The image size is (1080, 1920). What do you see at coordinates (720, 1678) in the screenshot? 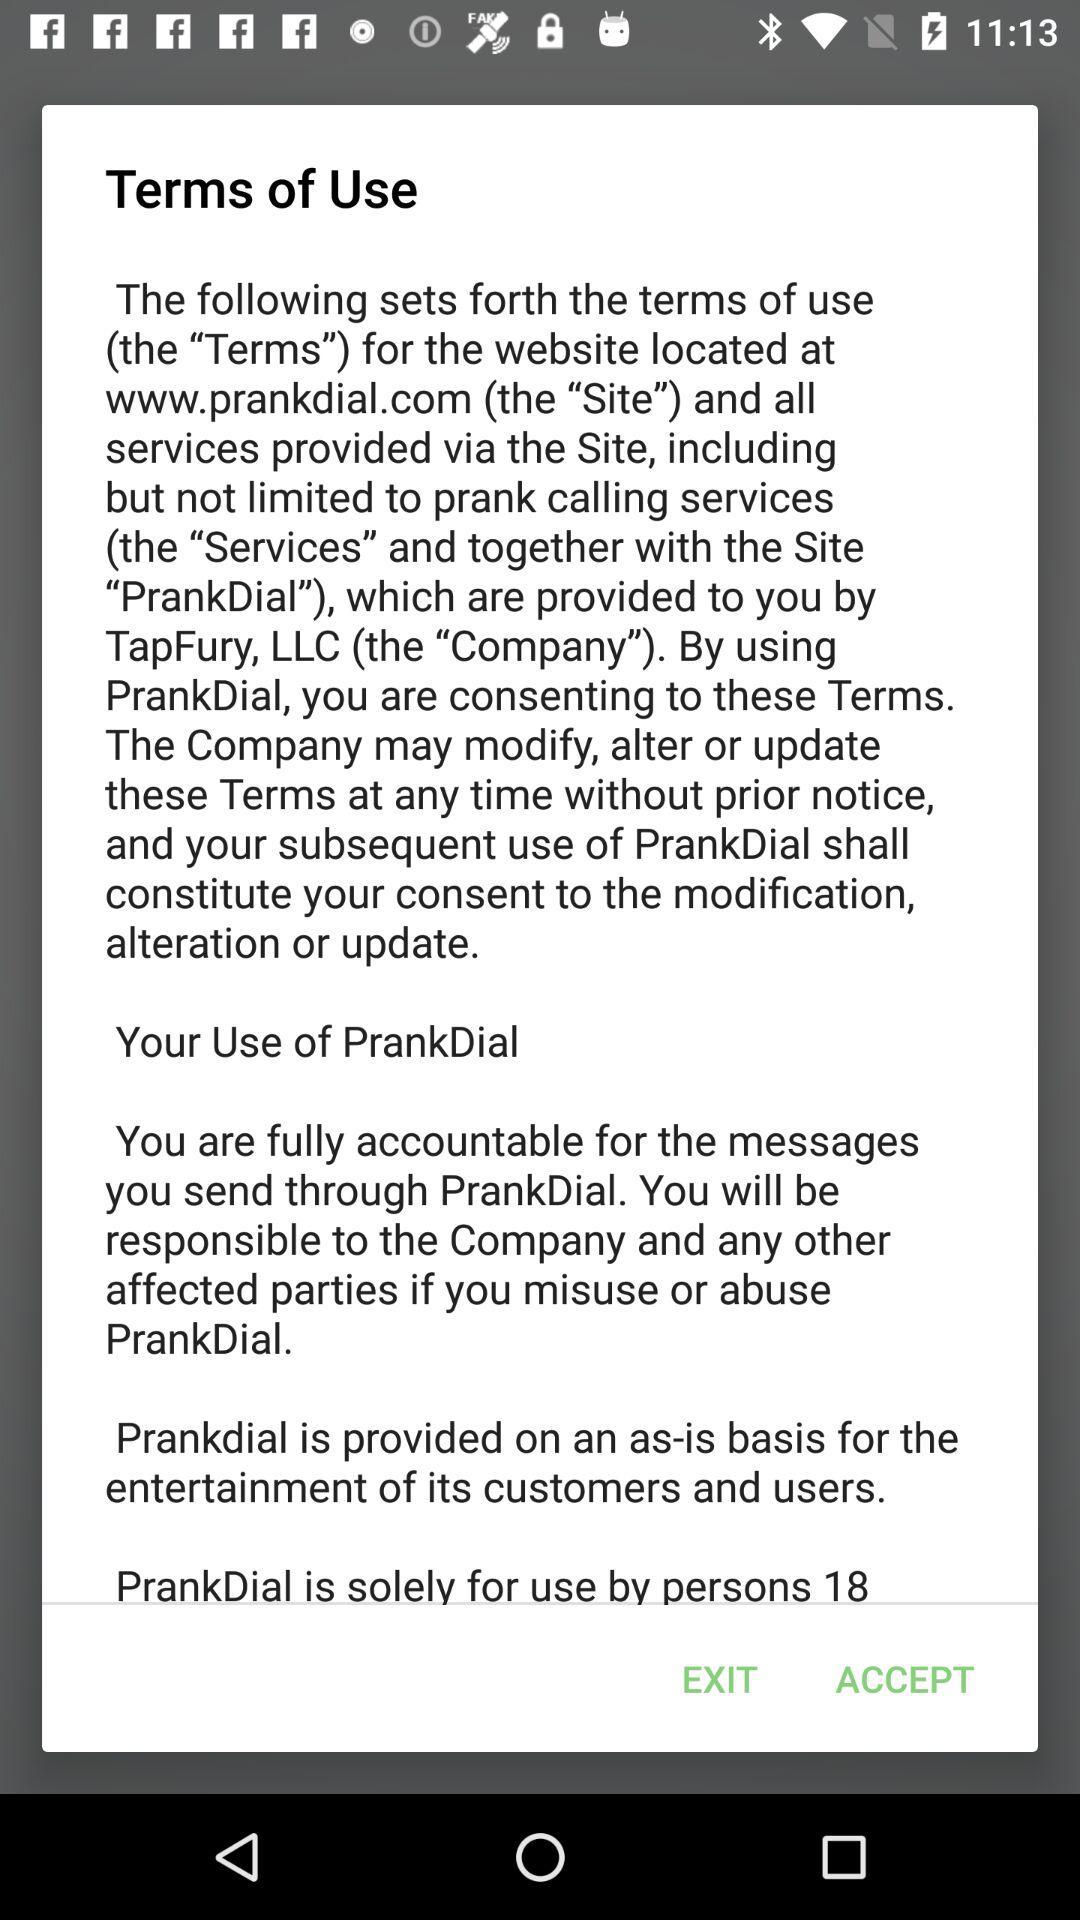
I see `the exit item` at bounding box center [720, 1678].